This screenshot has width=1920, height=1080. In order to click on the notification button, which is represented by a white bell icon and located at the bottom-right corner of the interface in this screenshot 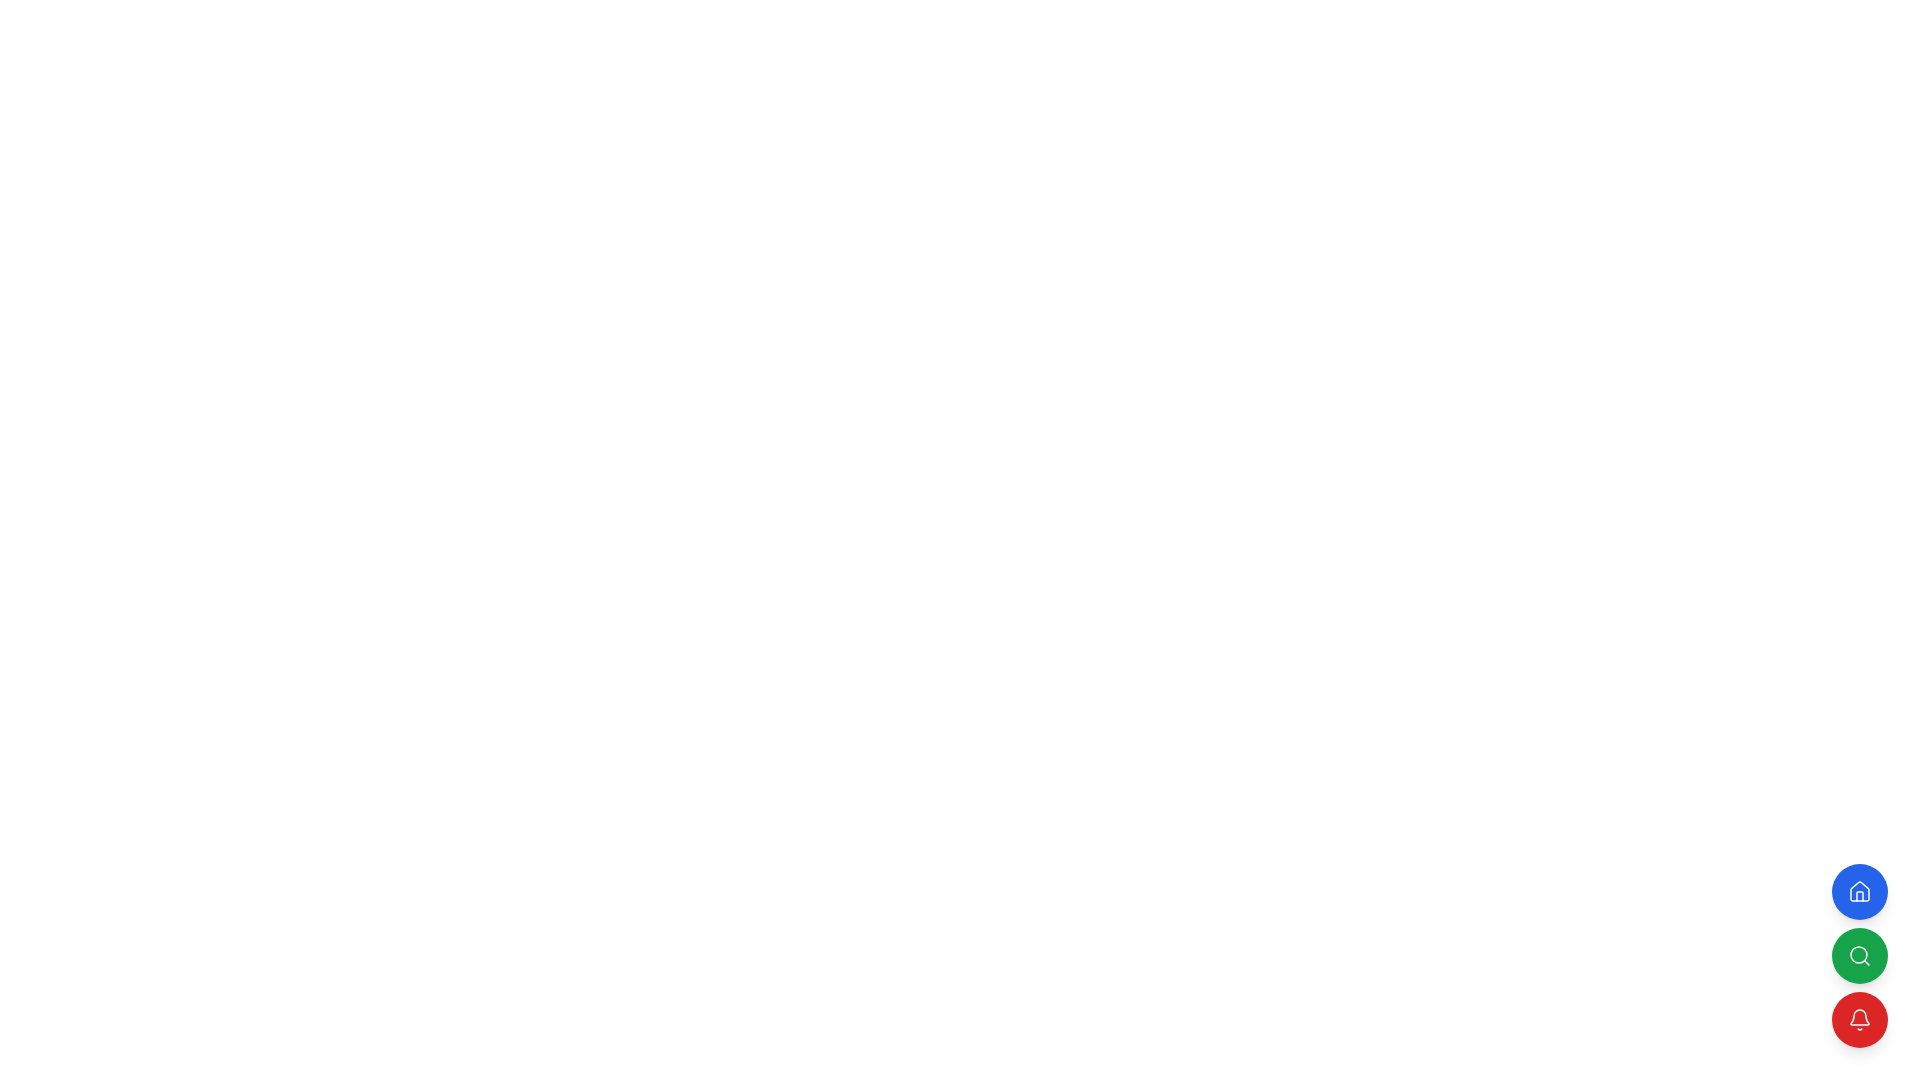, I will do `click(1859, 1019)`.